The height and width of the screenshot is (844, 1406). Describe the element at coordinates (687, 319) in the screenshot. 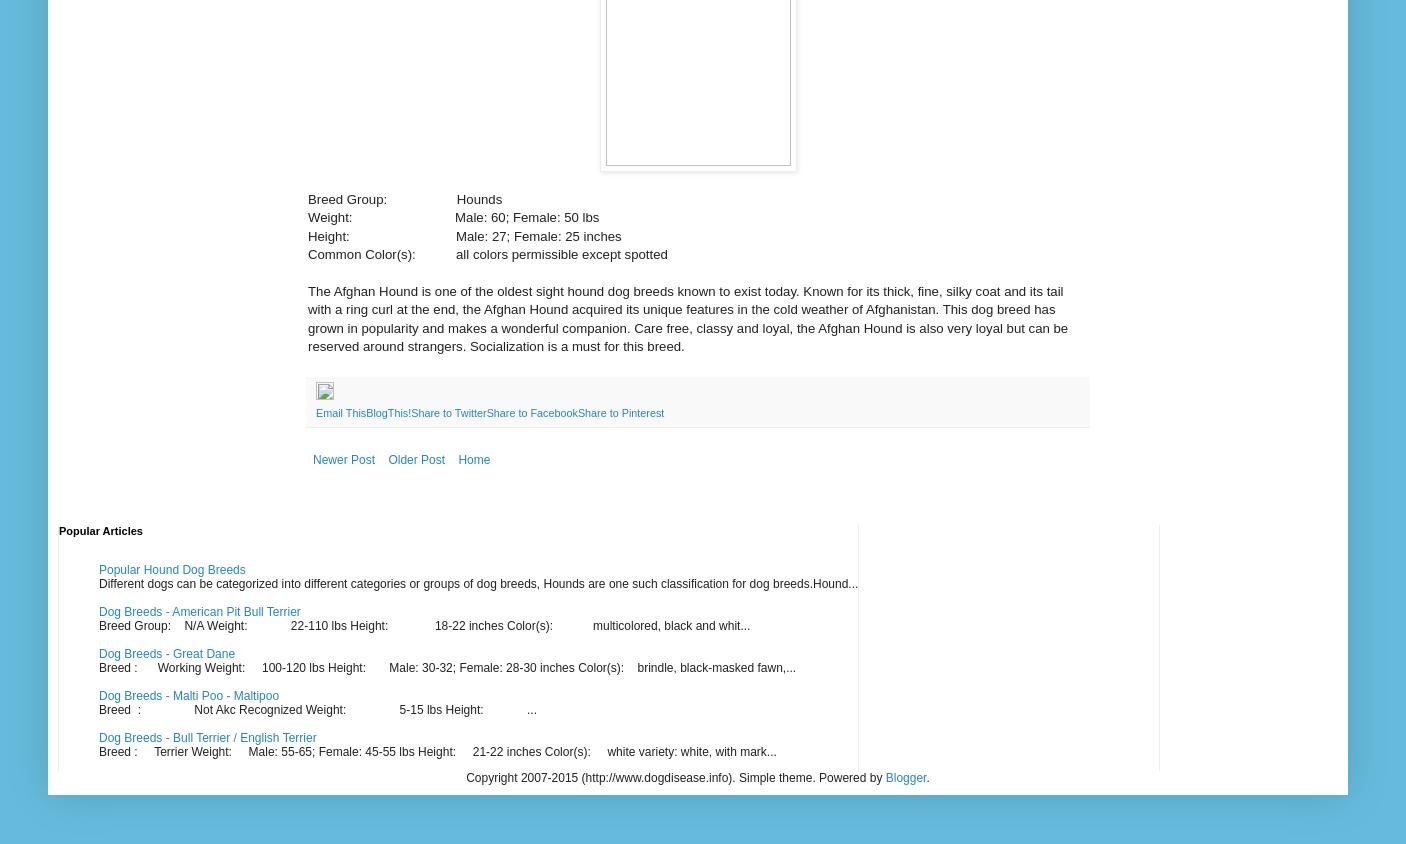

I see `'The Afghan Hound is one of the oldest sight hound dog breeds known to exist today. Known for its thick, fine, silky coat and its tail with a ring curl at the end, the Afghan Hound acquired its unique features in the cold weather of Afghanistan. This dog breed has grown in popularity and makes a wonderful companion. Care free, classy and loyal, the Afghan Hound is also very loyal but can be reserved around strangers. Socialization is a must for this breed.'` at that location.